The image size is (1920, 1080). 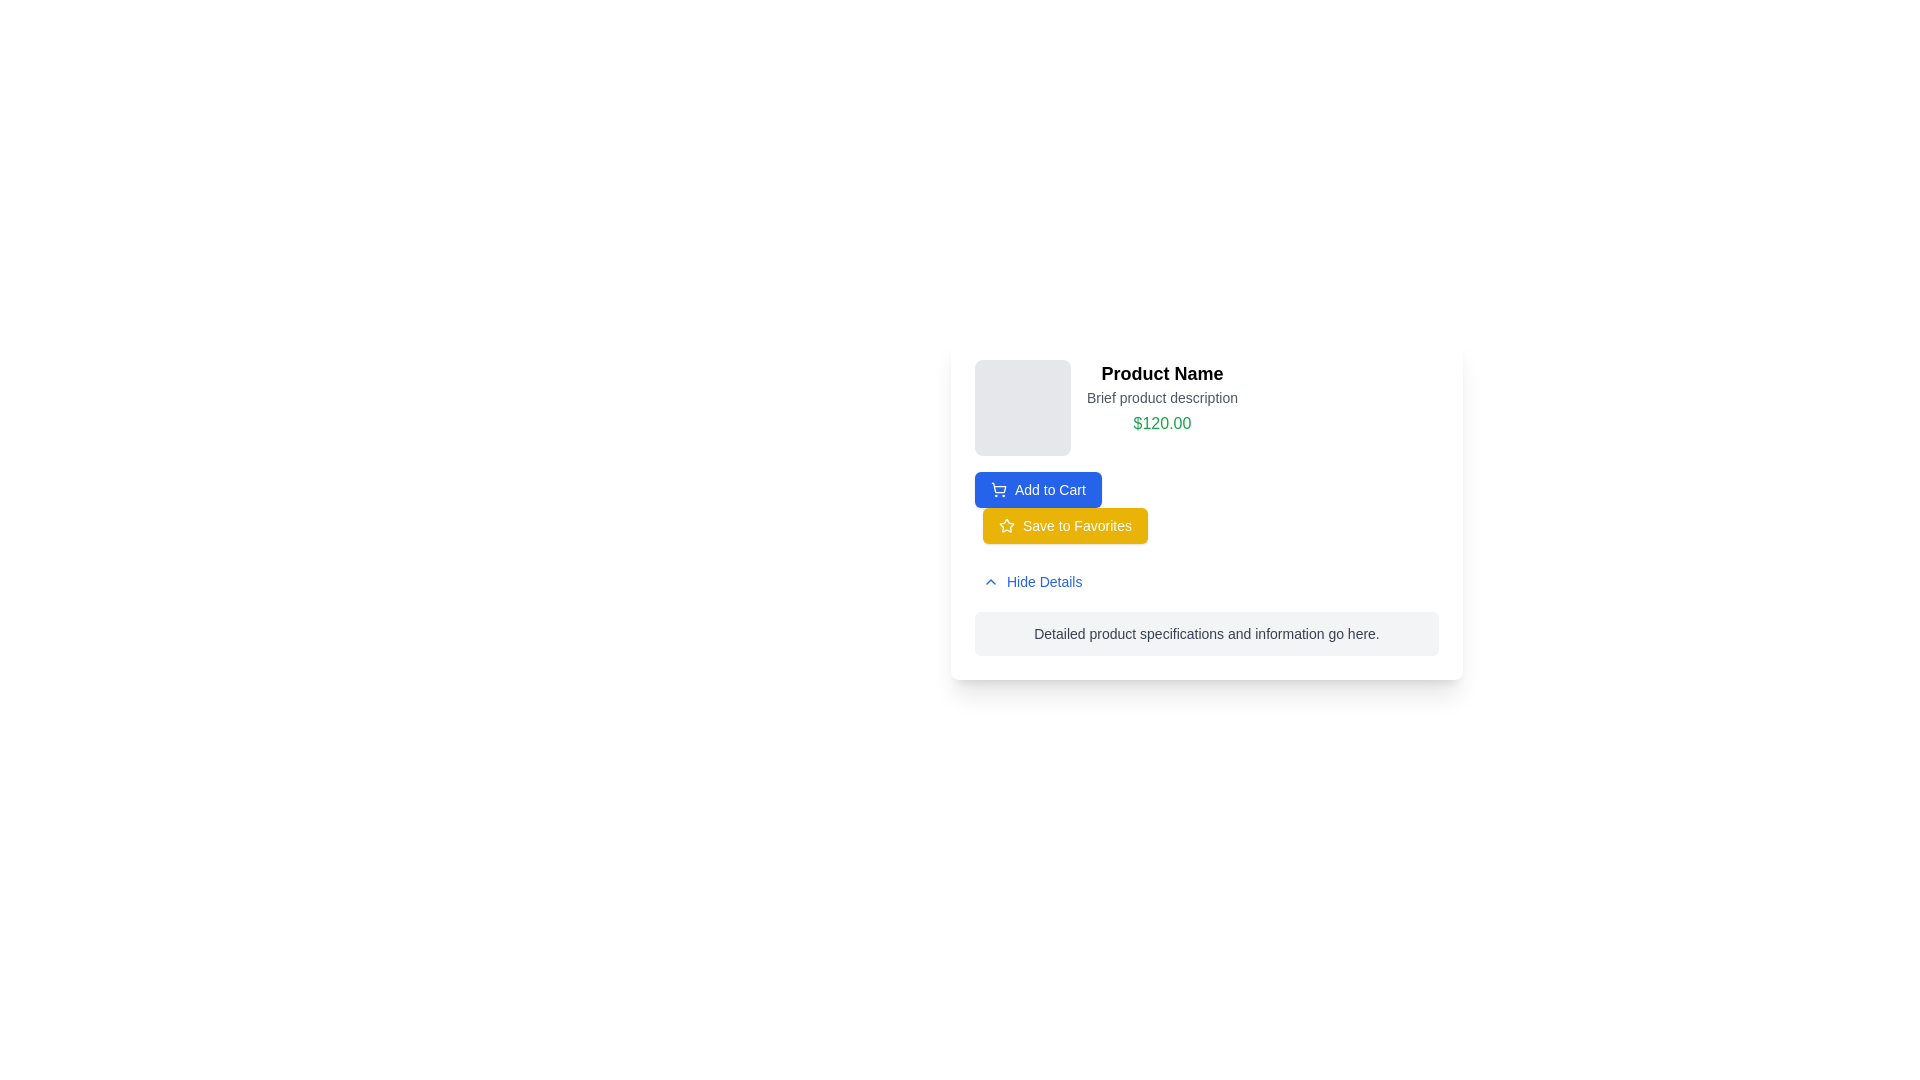 I want to click on the yellow star-shaped icon within the 'Save to Favorites' button, located to the left of the text label, so click(x=1007, y=524).